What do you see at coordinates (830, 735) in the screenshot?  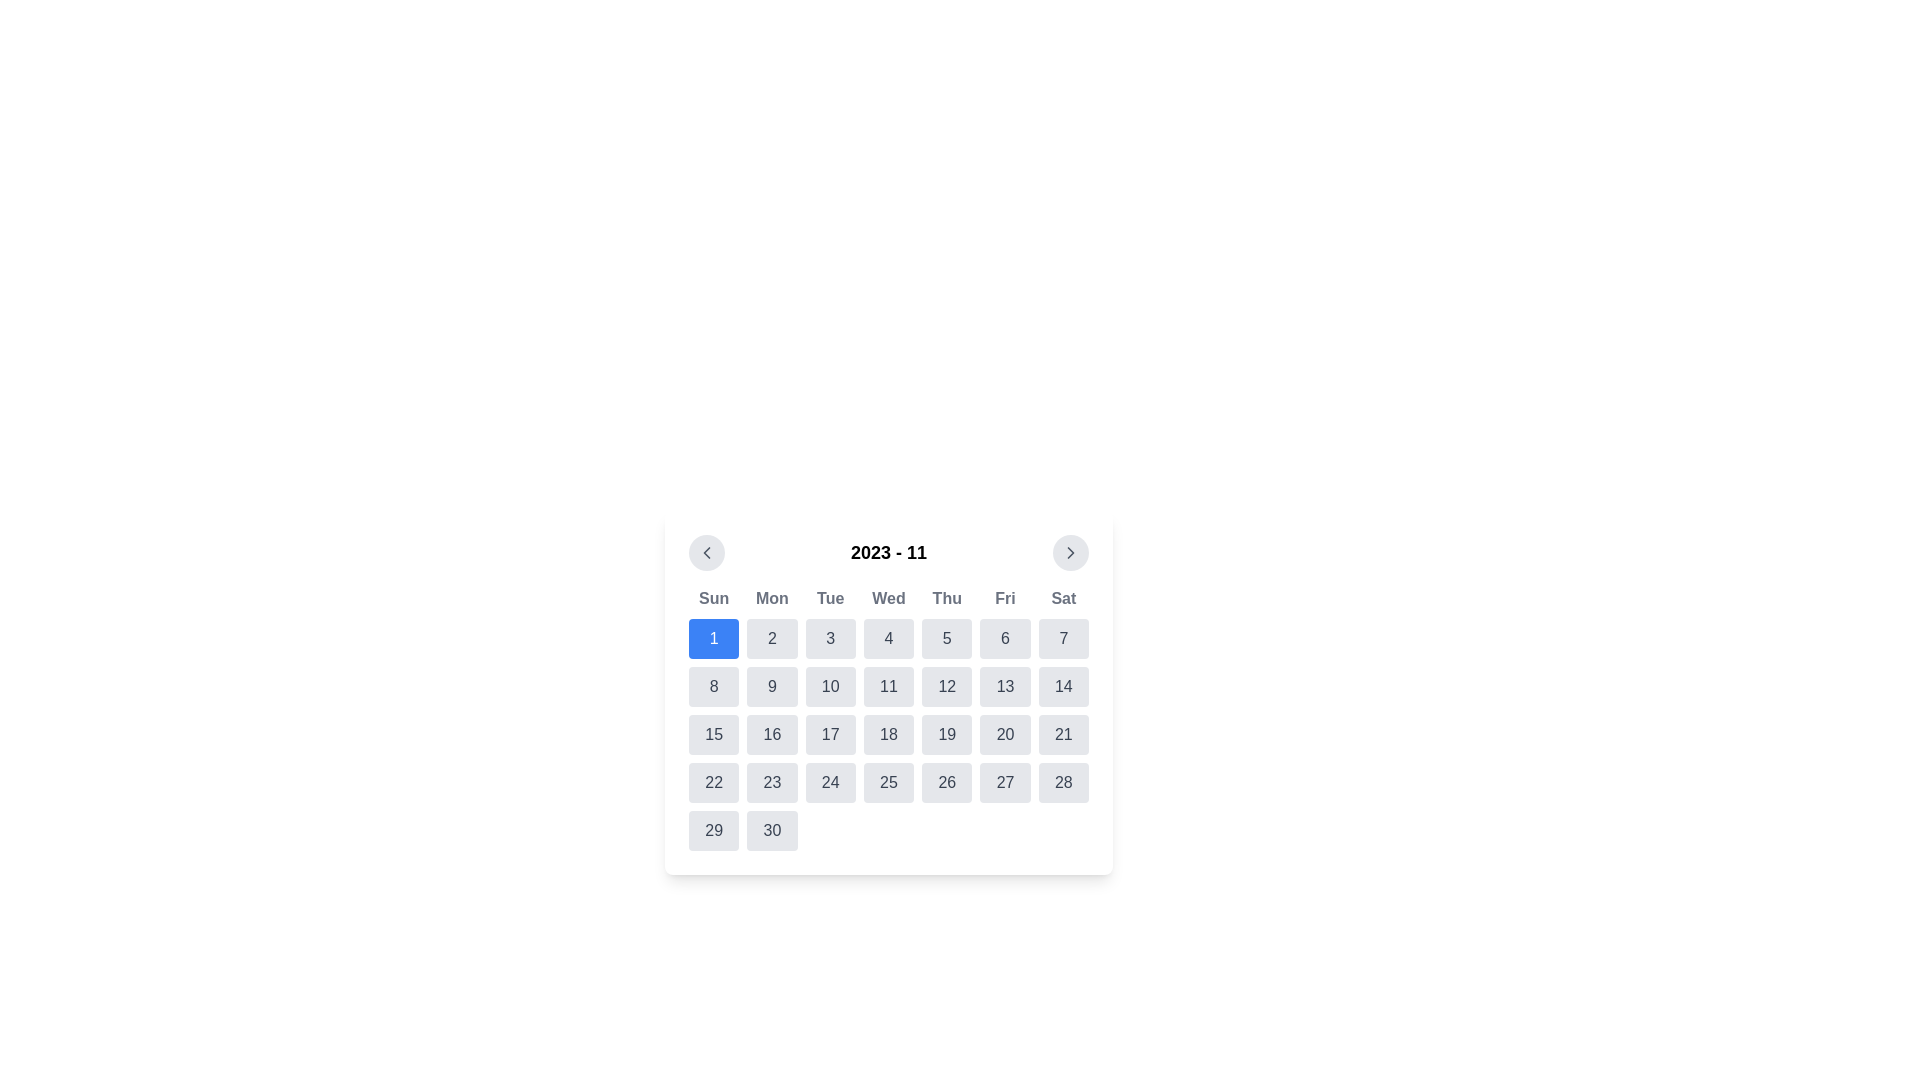 I see `the button displaying '17' with a grey background` at bounding box center [830, 735].